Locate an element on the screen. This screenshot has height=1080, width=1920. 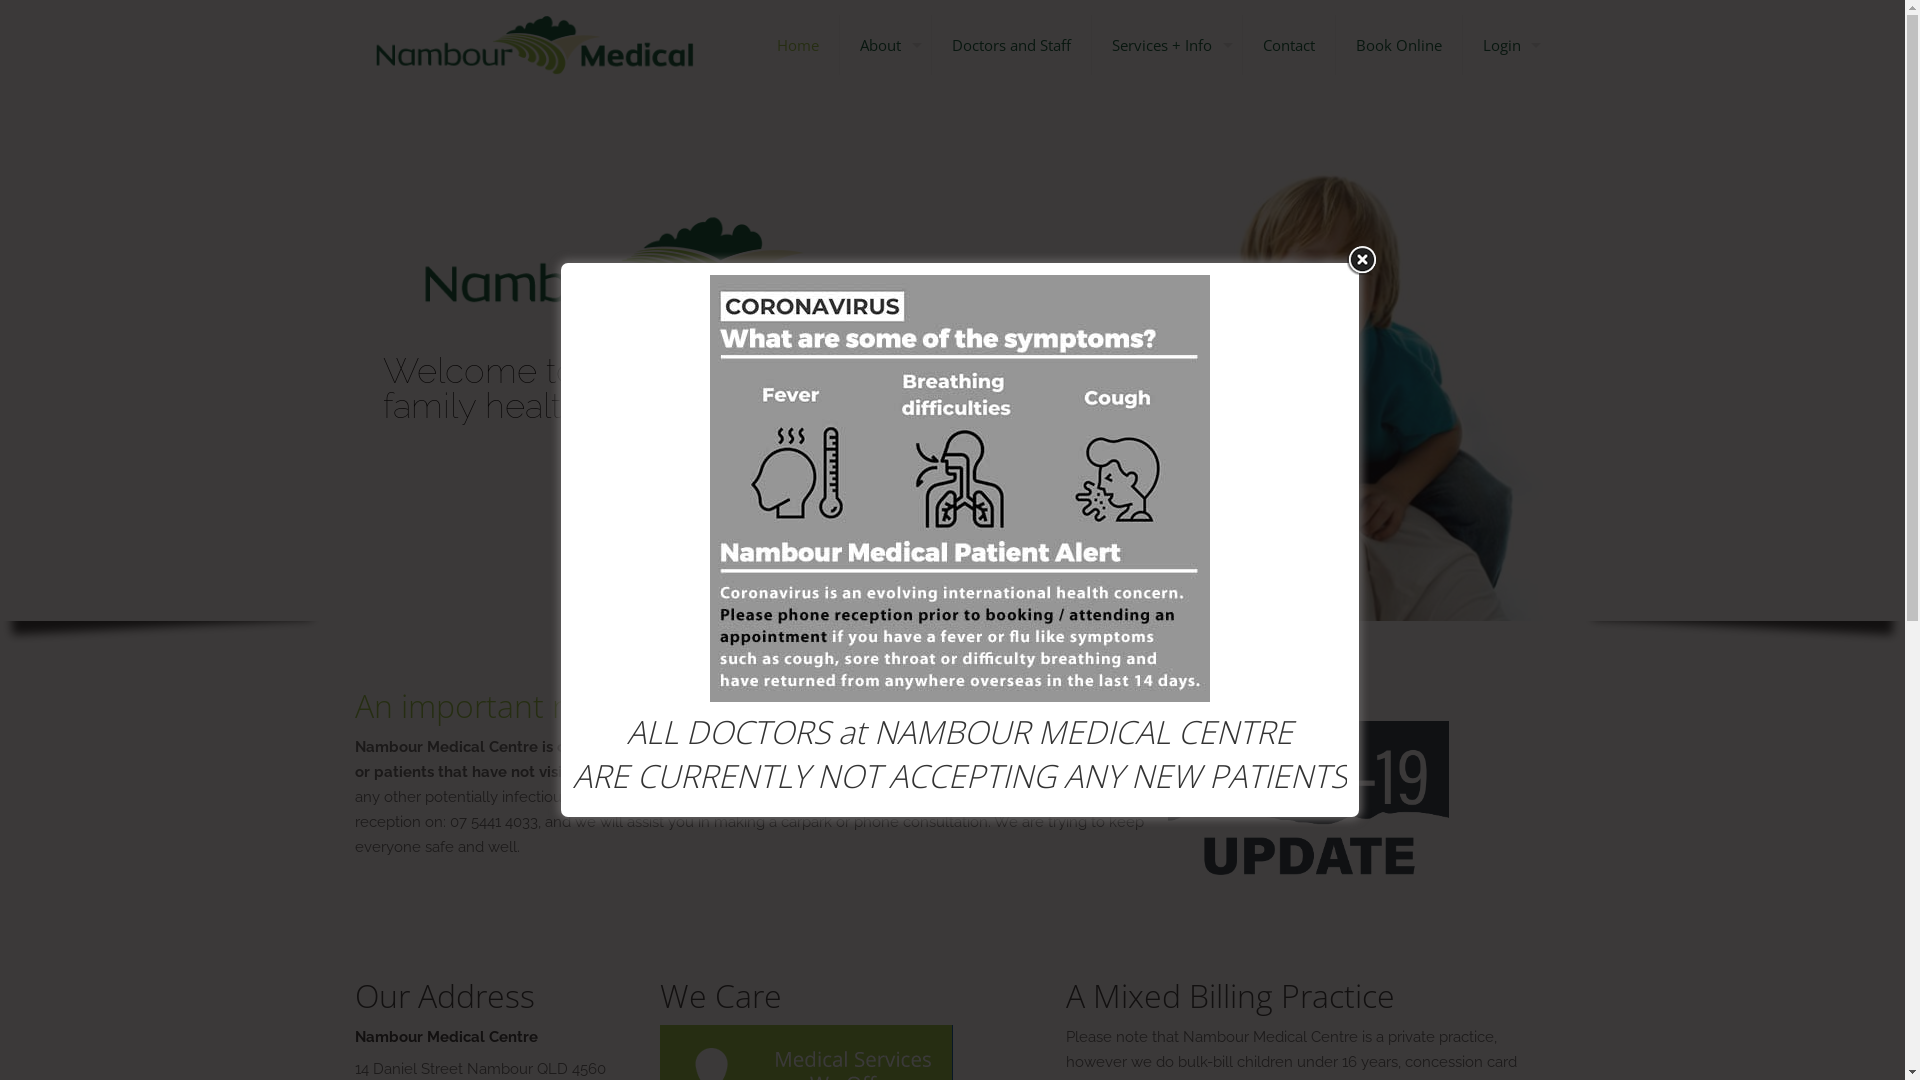
'Home' is located at coordinates (796, 45).